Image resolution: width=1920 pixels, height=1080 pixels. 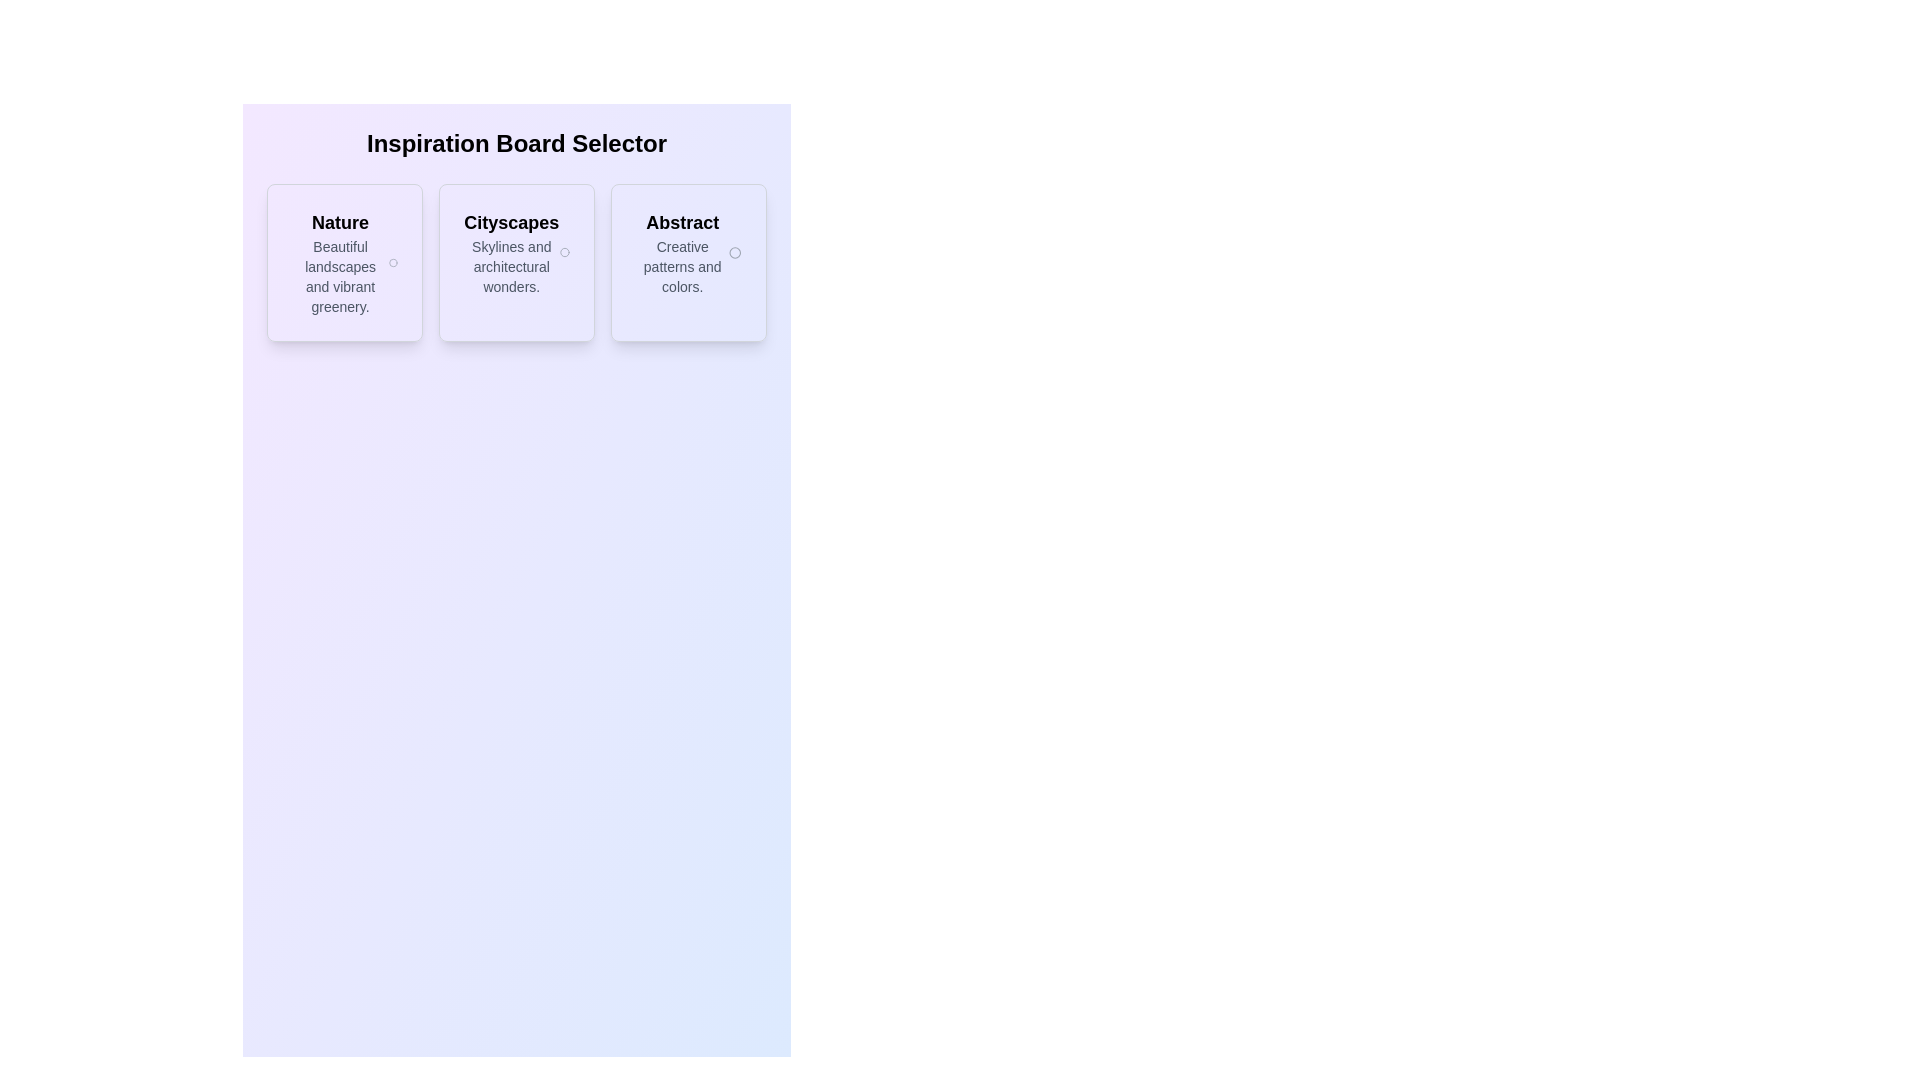 What do you see at coordinates (734, 252) in the screenshot?
I see `the circular icon positioned at the far right of the 'Abstract' section, serving as a visual separator within the card layout` at bounding box center [734, 252].